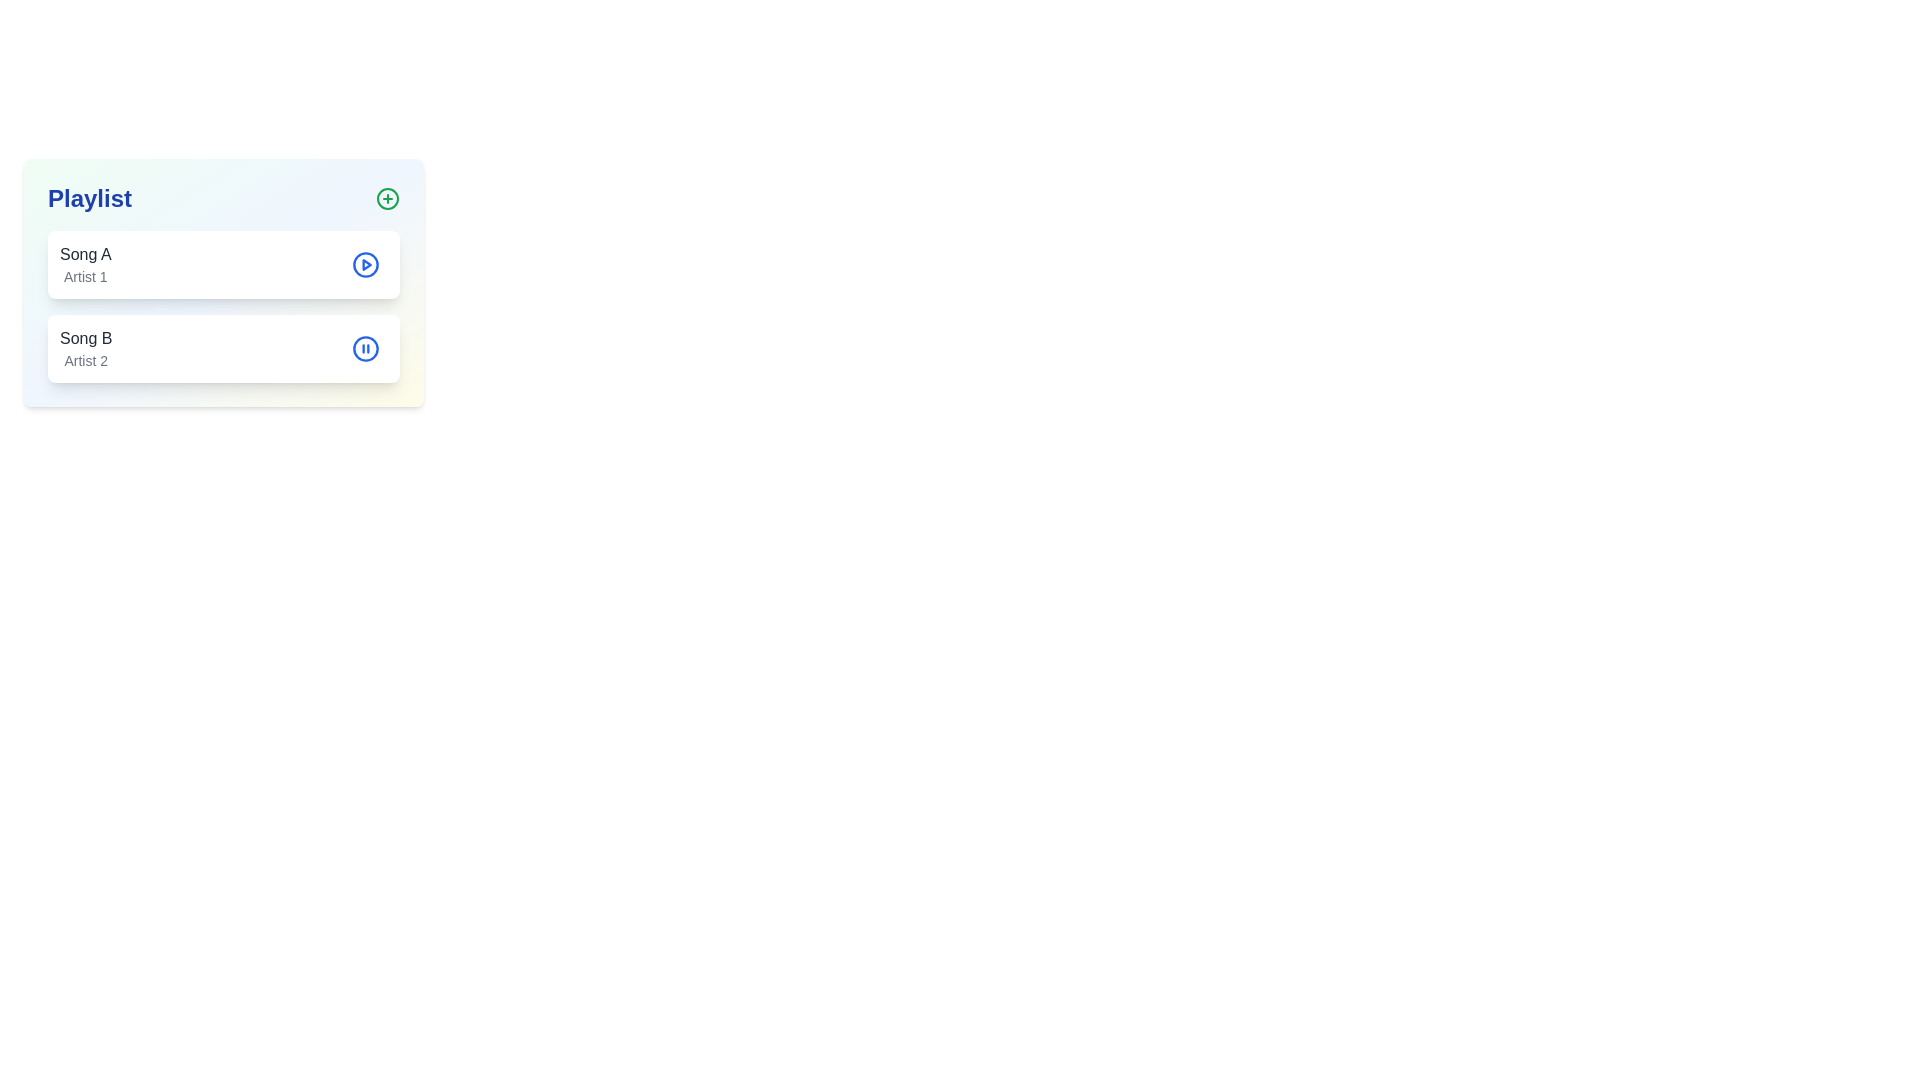  Describe the element at coordinates (365, 347) in the screenshot. I see `the circular pause button with a blue outline located to the right of the 'Song B' card in the playlist` at that location.